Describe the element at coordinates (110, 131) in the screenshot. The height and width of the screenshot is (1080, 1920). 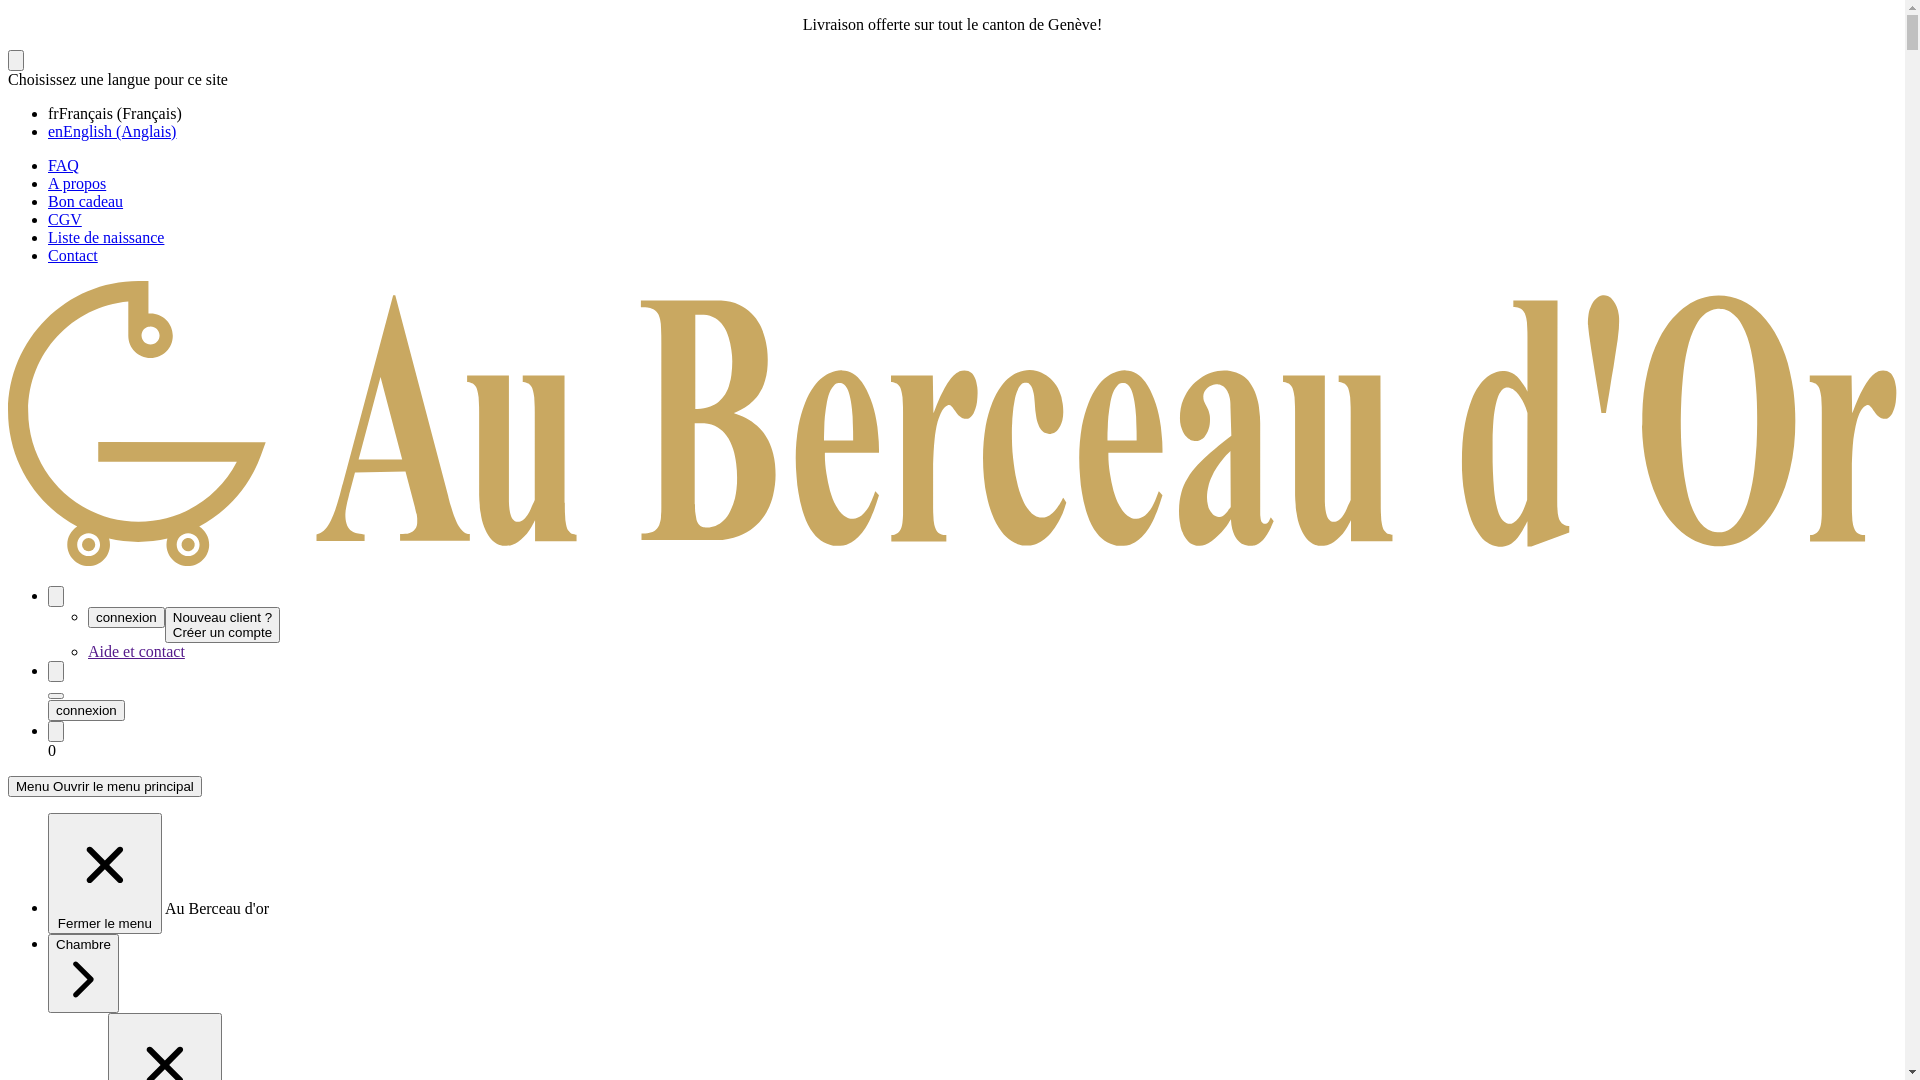
I see `'enEnglish (Anglais)'` at that location.